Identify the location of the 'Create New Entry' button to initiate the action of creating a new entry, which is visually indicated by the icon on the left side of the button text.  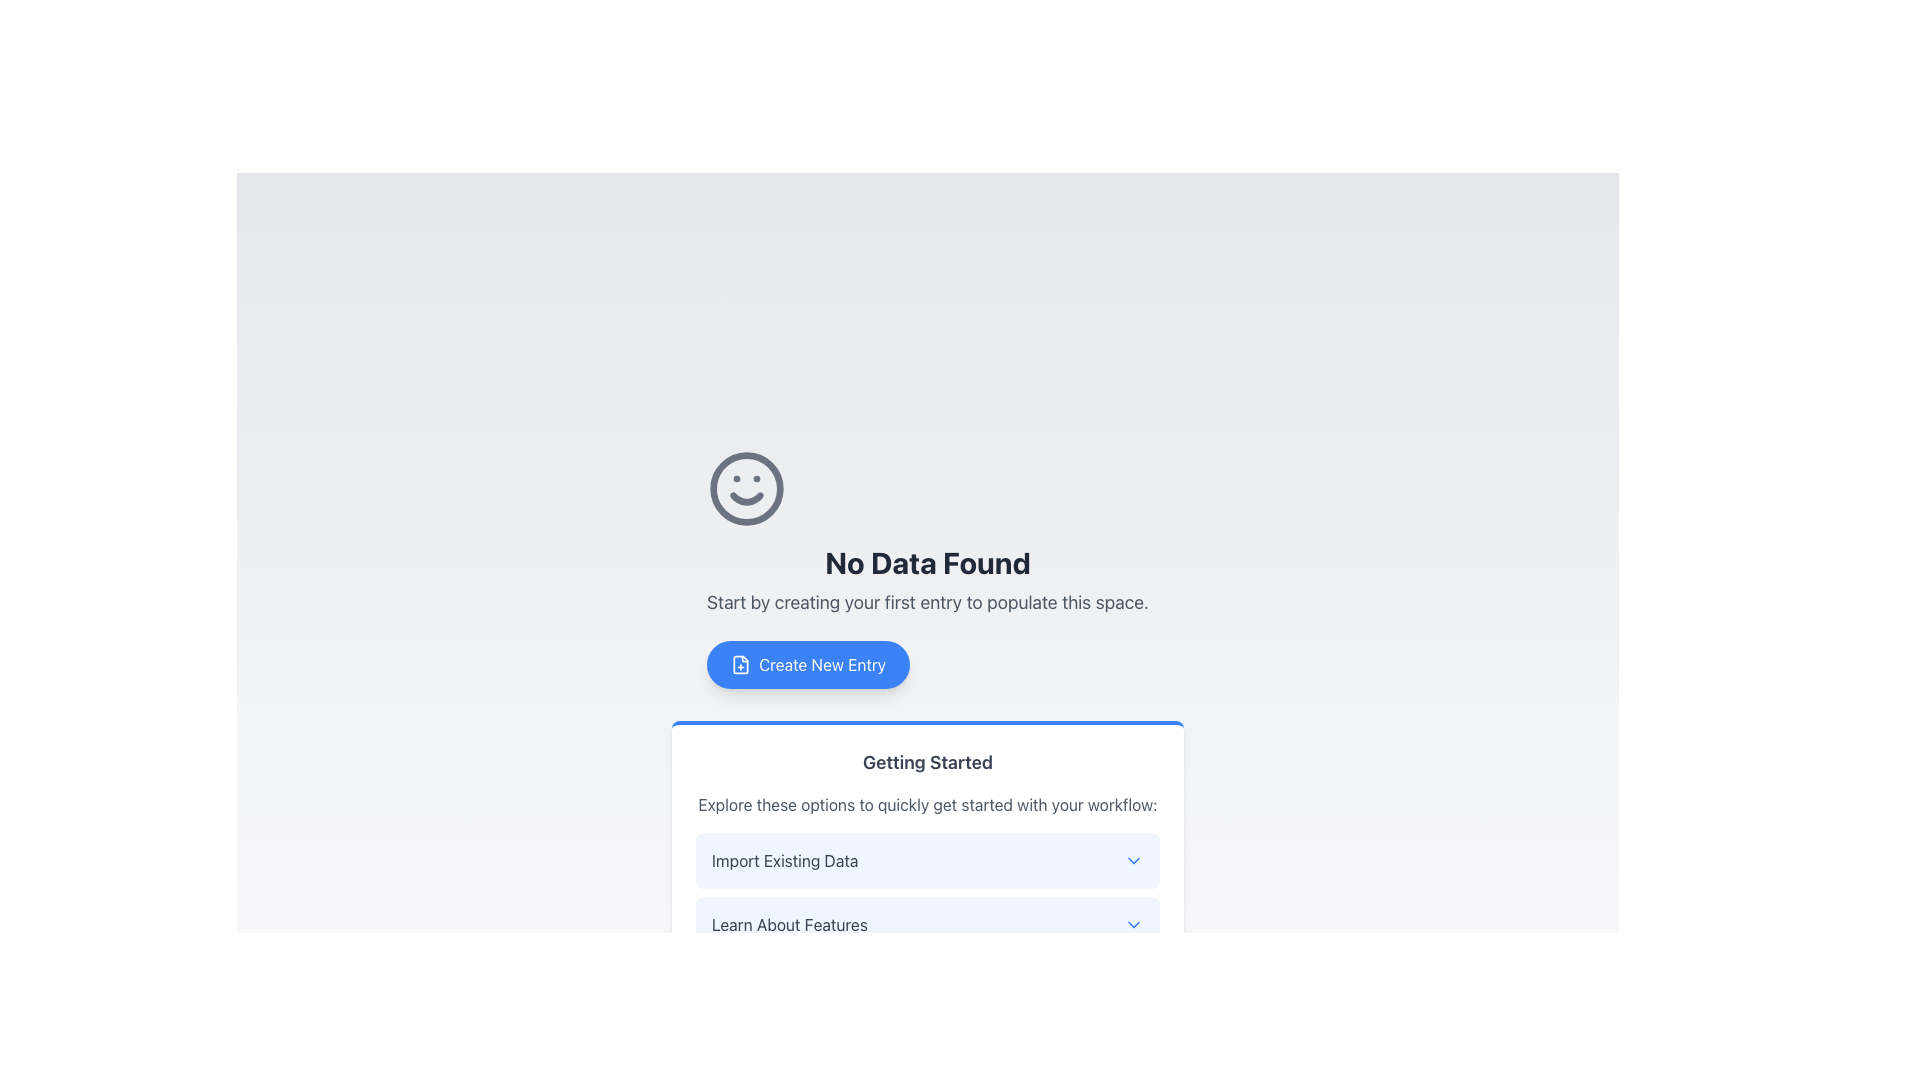
(740, 664).